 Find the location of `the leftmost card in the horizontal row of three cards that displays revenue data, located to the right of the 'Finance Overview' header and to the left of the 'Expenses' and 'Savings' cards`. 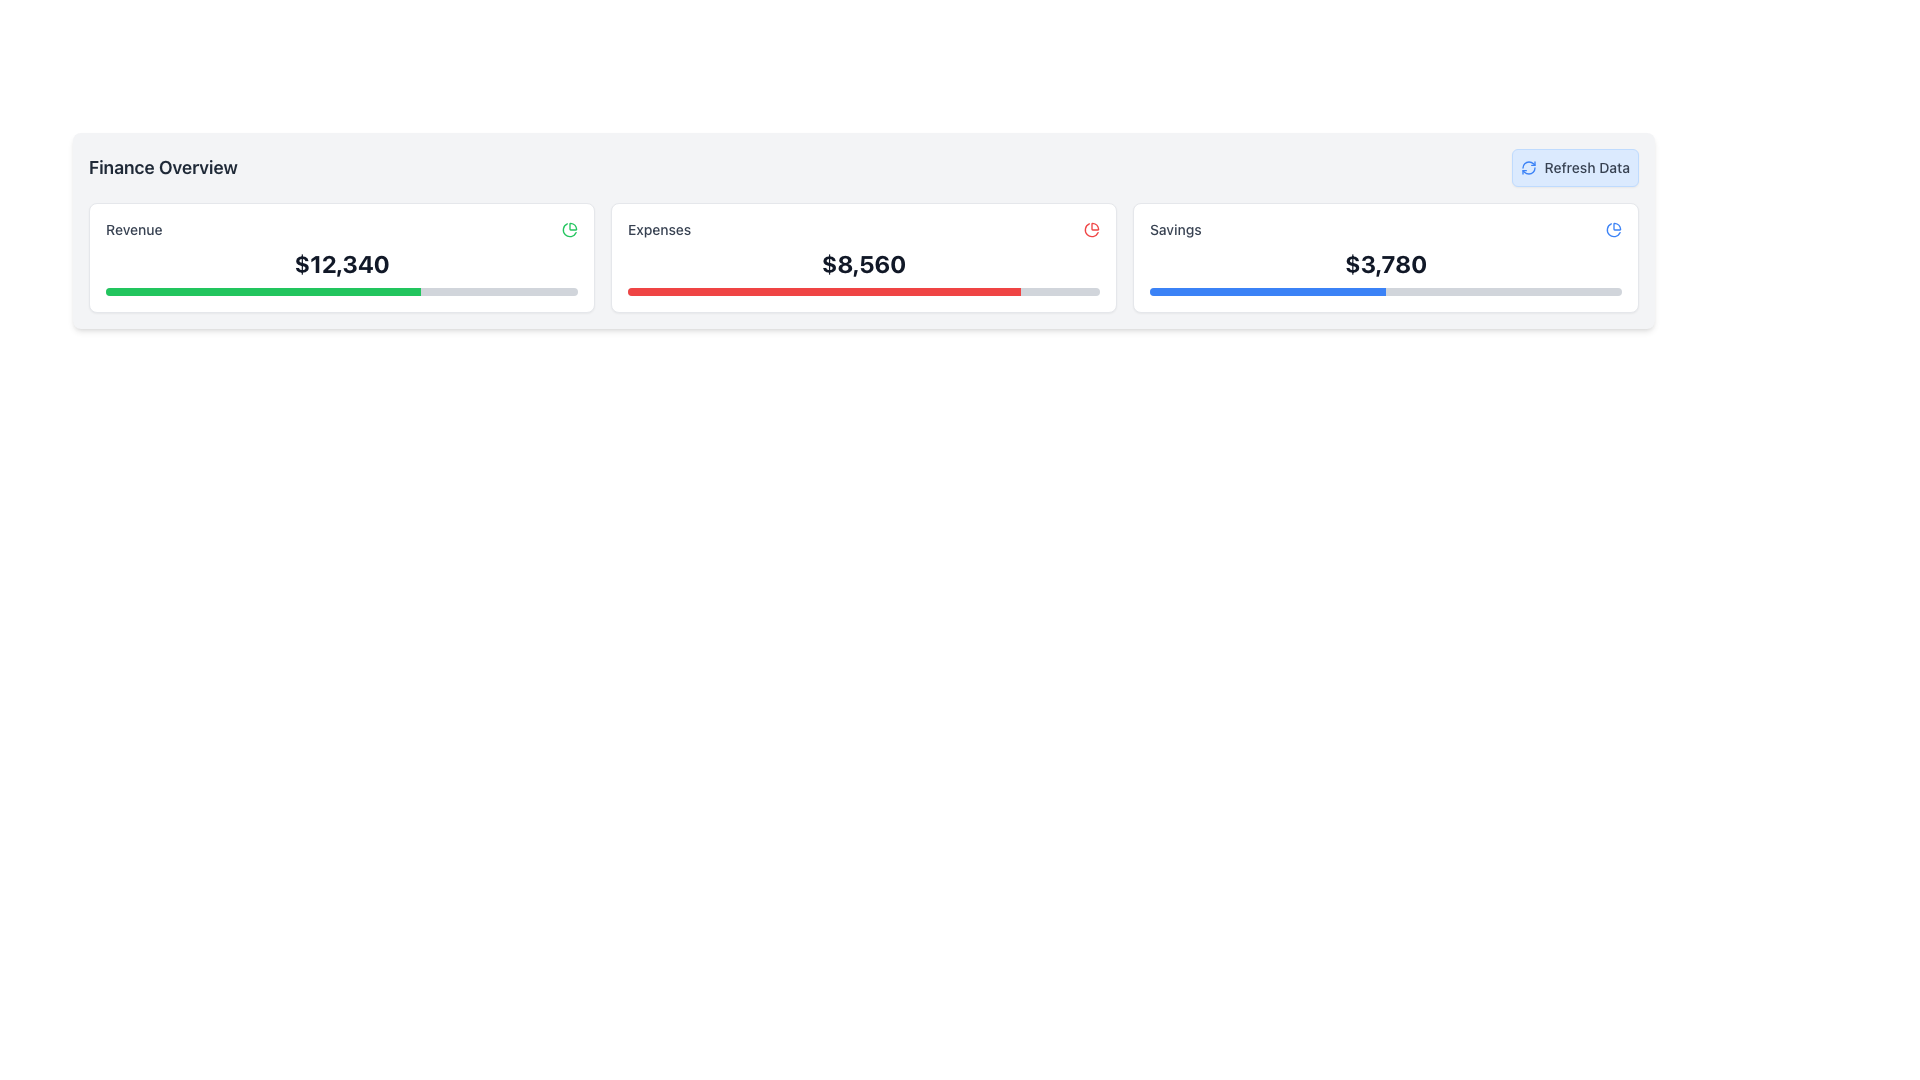

the leftmost card in the horizontal row of three cards that displays revenue data, located to the right of the 'Finance Overview' header and to the left of the 'Expenses' and 'Savings' cards is located at coordinates (341, 257).